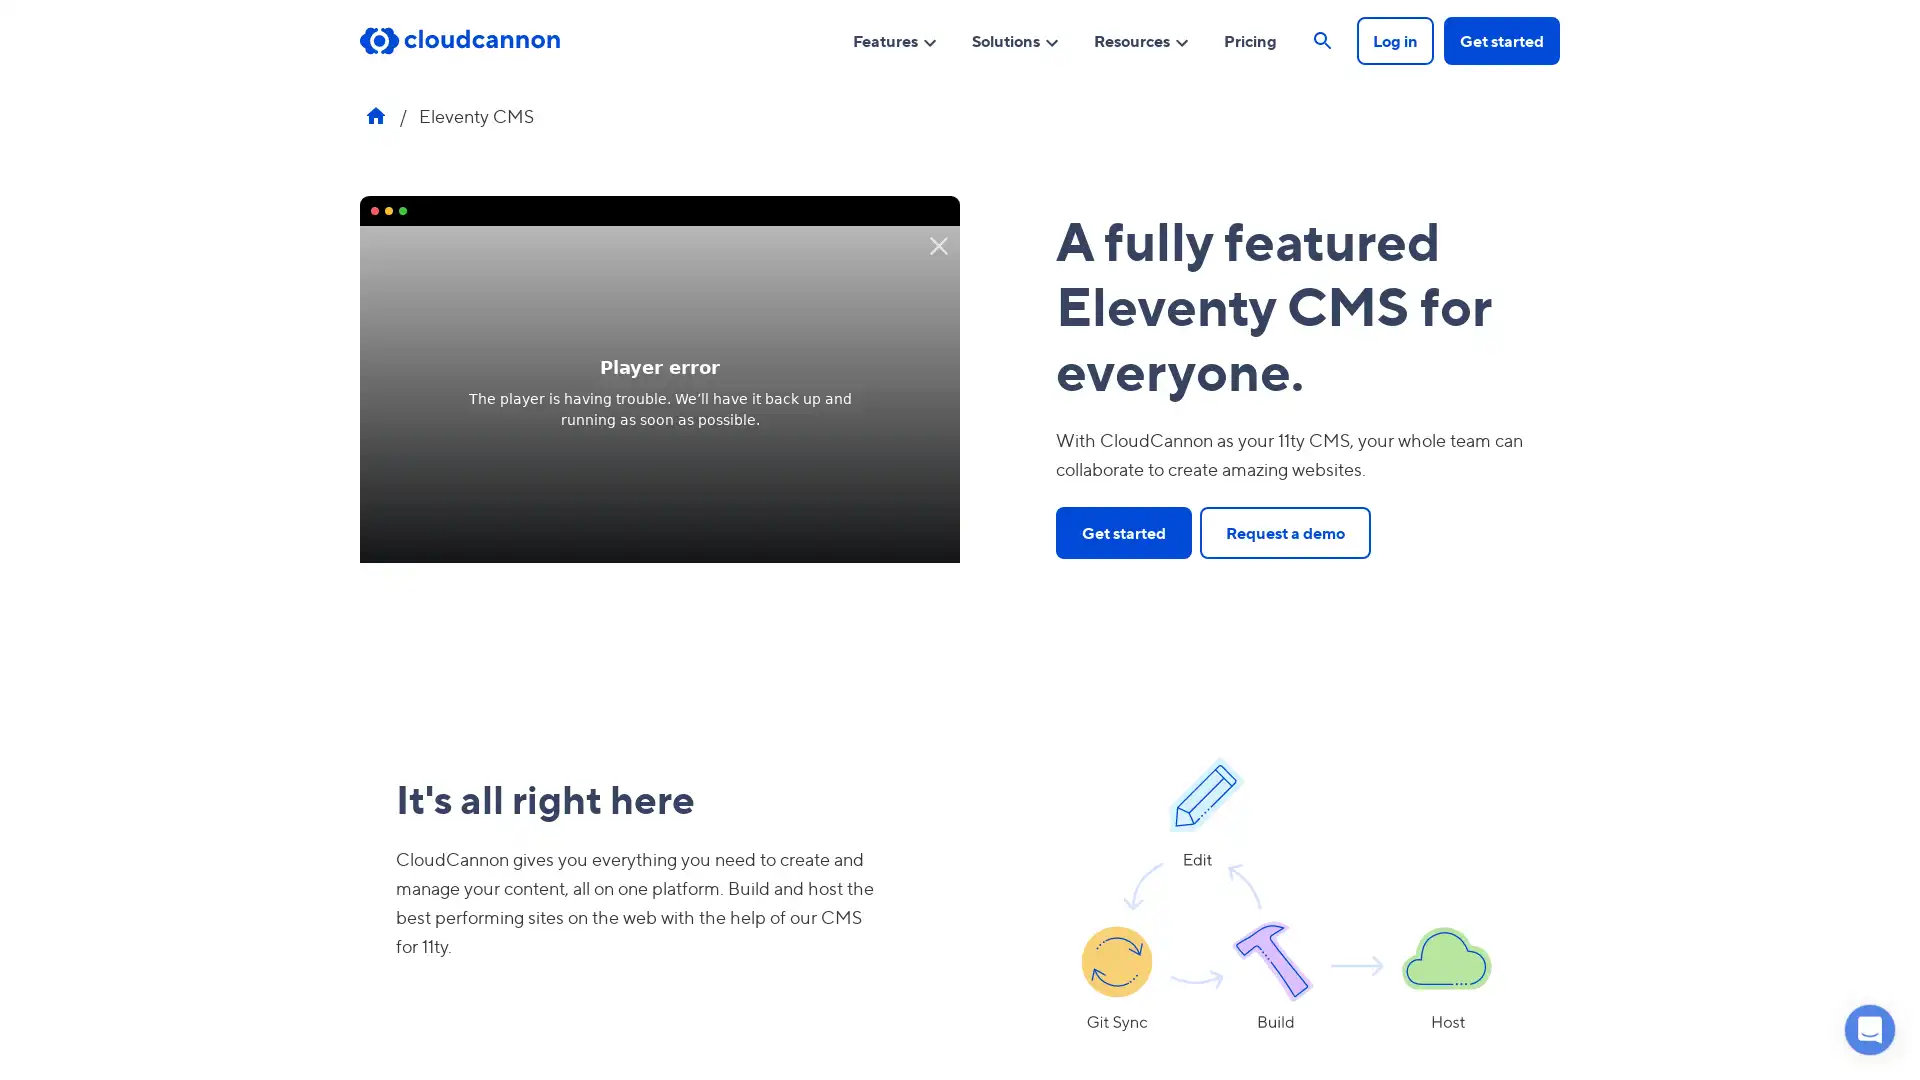 Image resolution: width=1920 pixels, height=1080 pixels. What do you see at coordinates (1142, 39) in the screenshot?
I see `Resources` at bounding box center [1142, 39].